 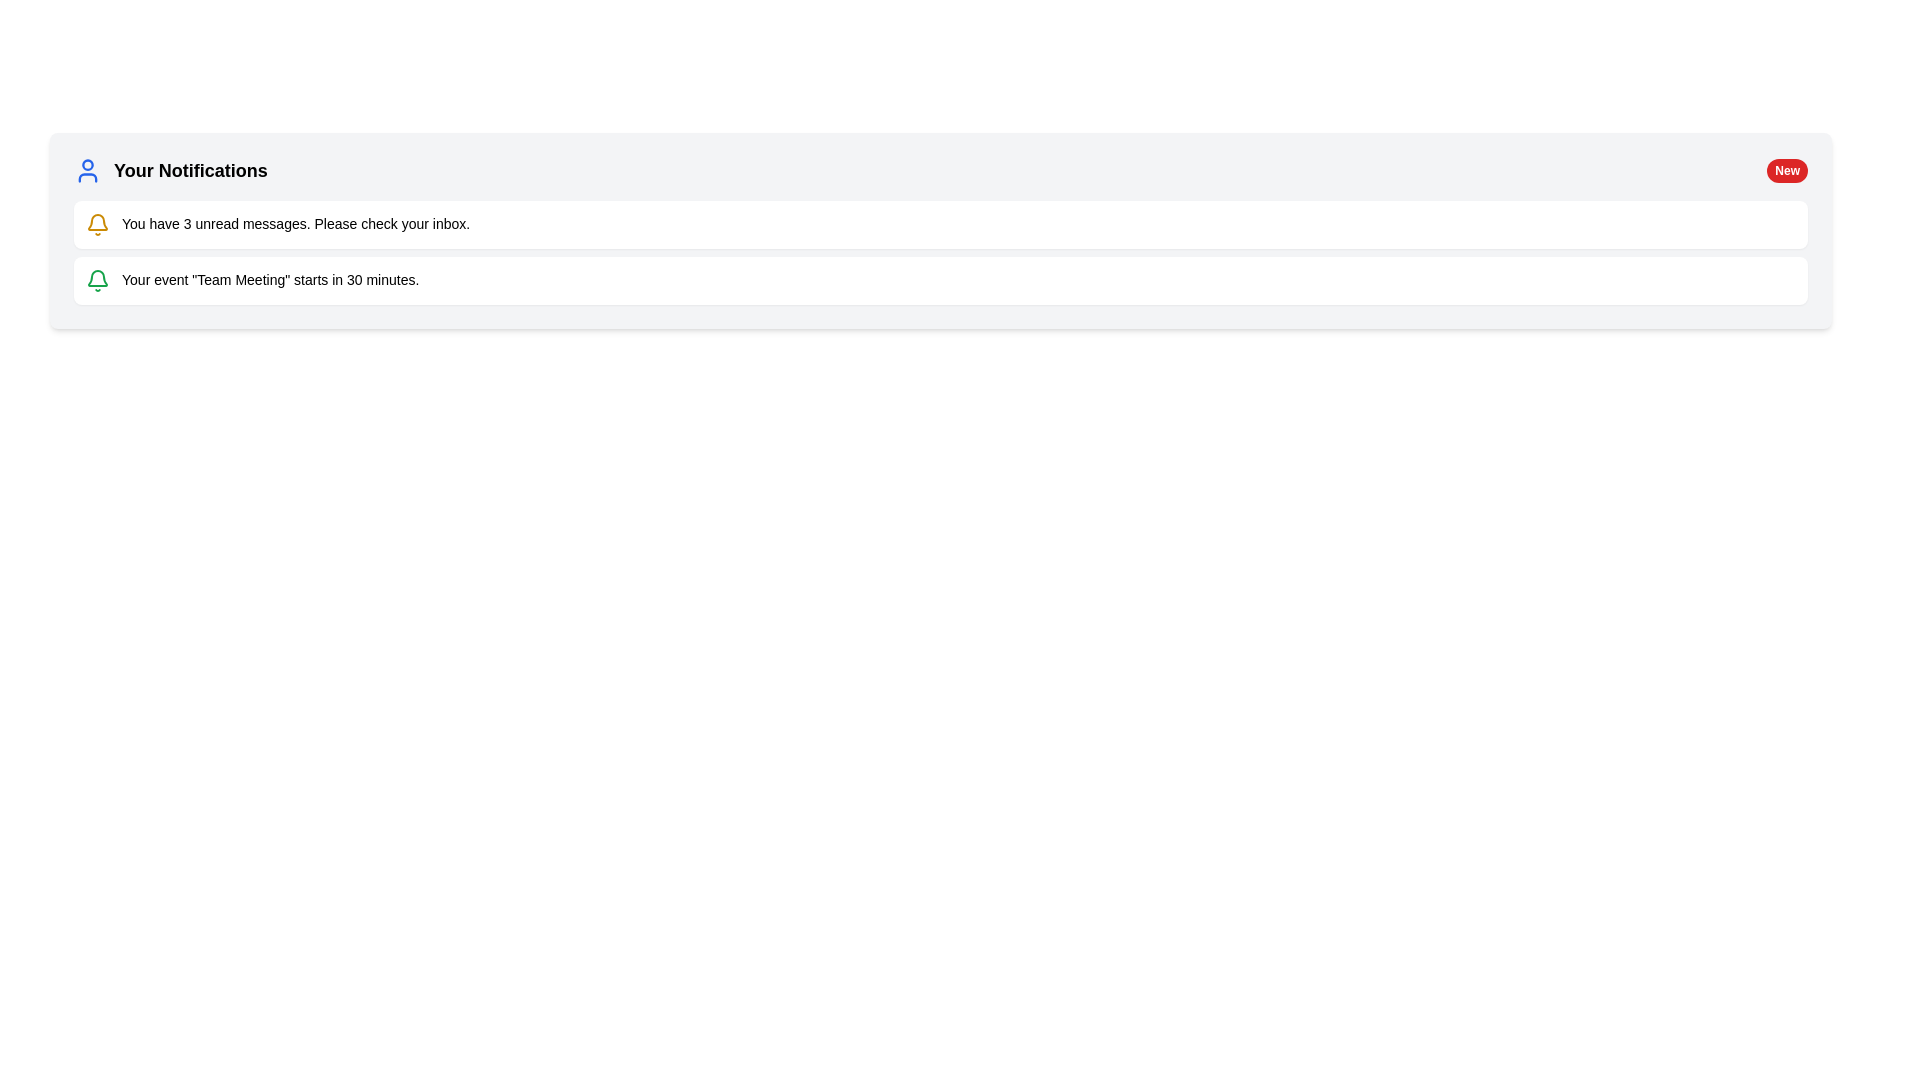 I want to click on the user icon located, so click(x=86, y=169).